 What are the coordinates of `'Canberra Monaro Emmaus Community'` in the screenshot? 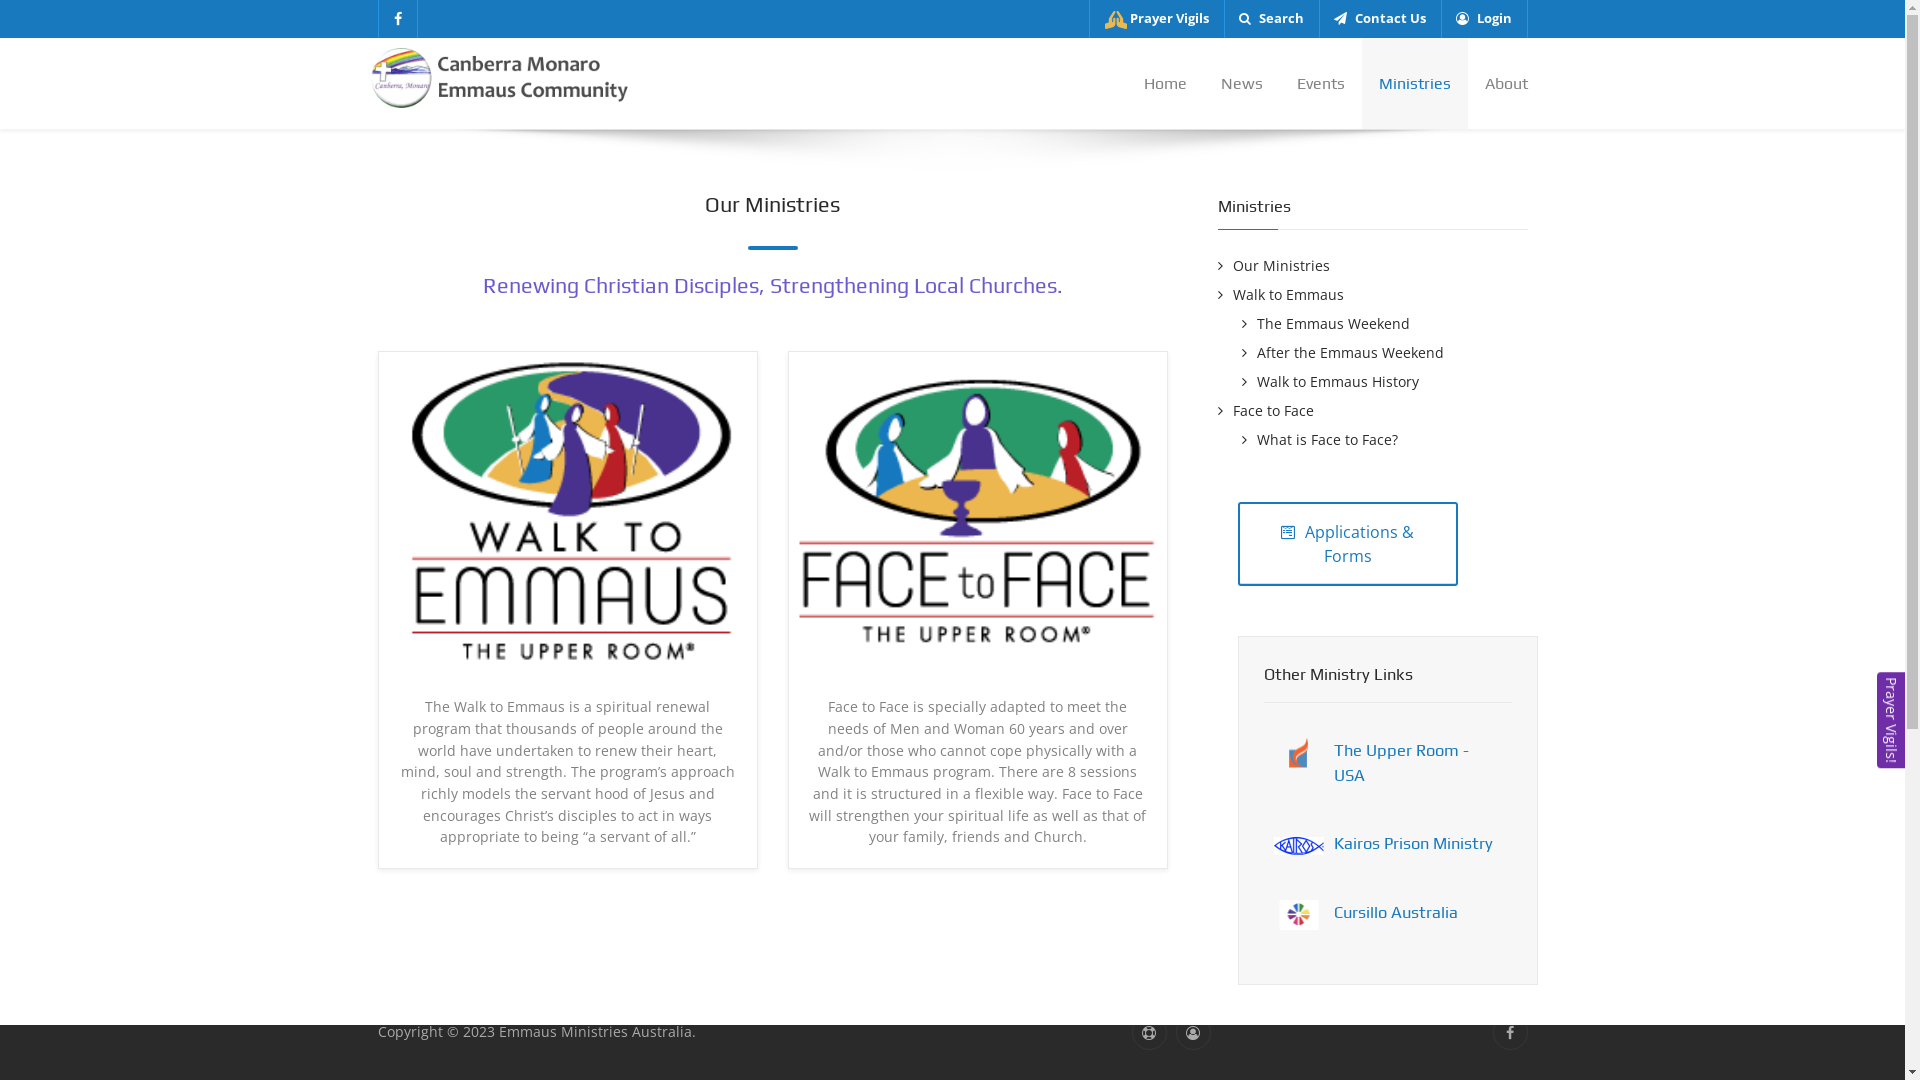 It's located at (502, 75).